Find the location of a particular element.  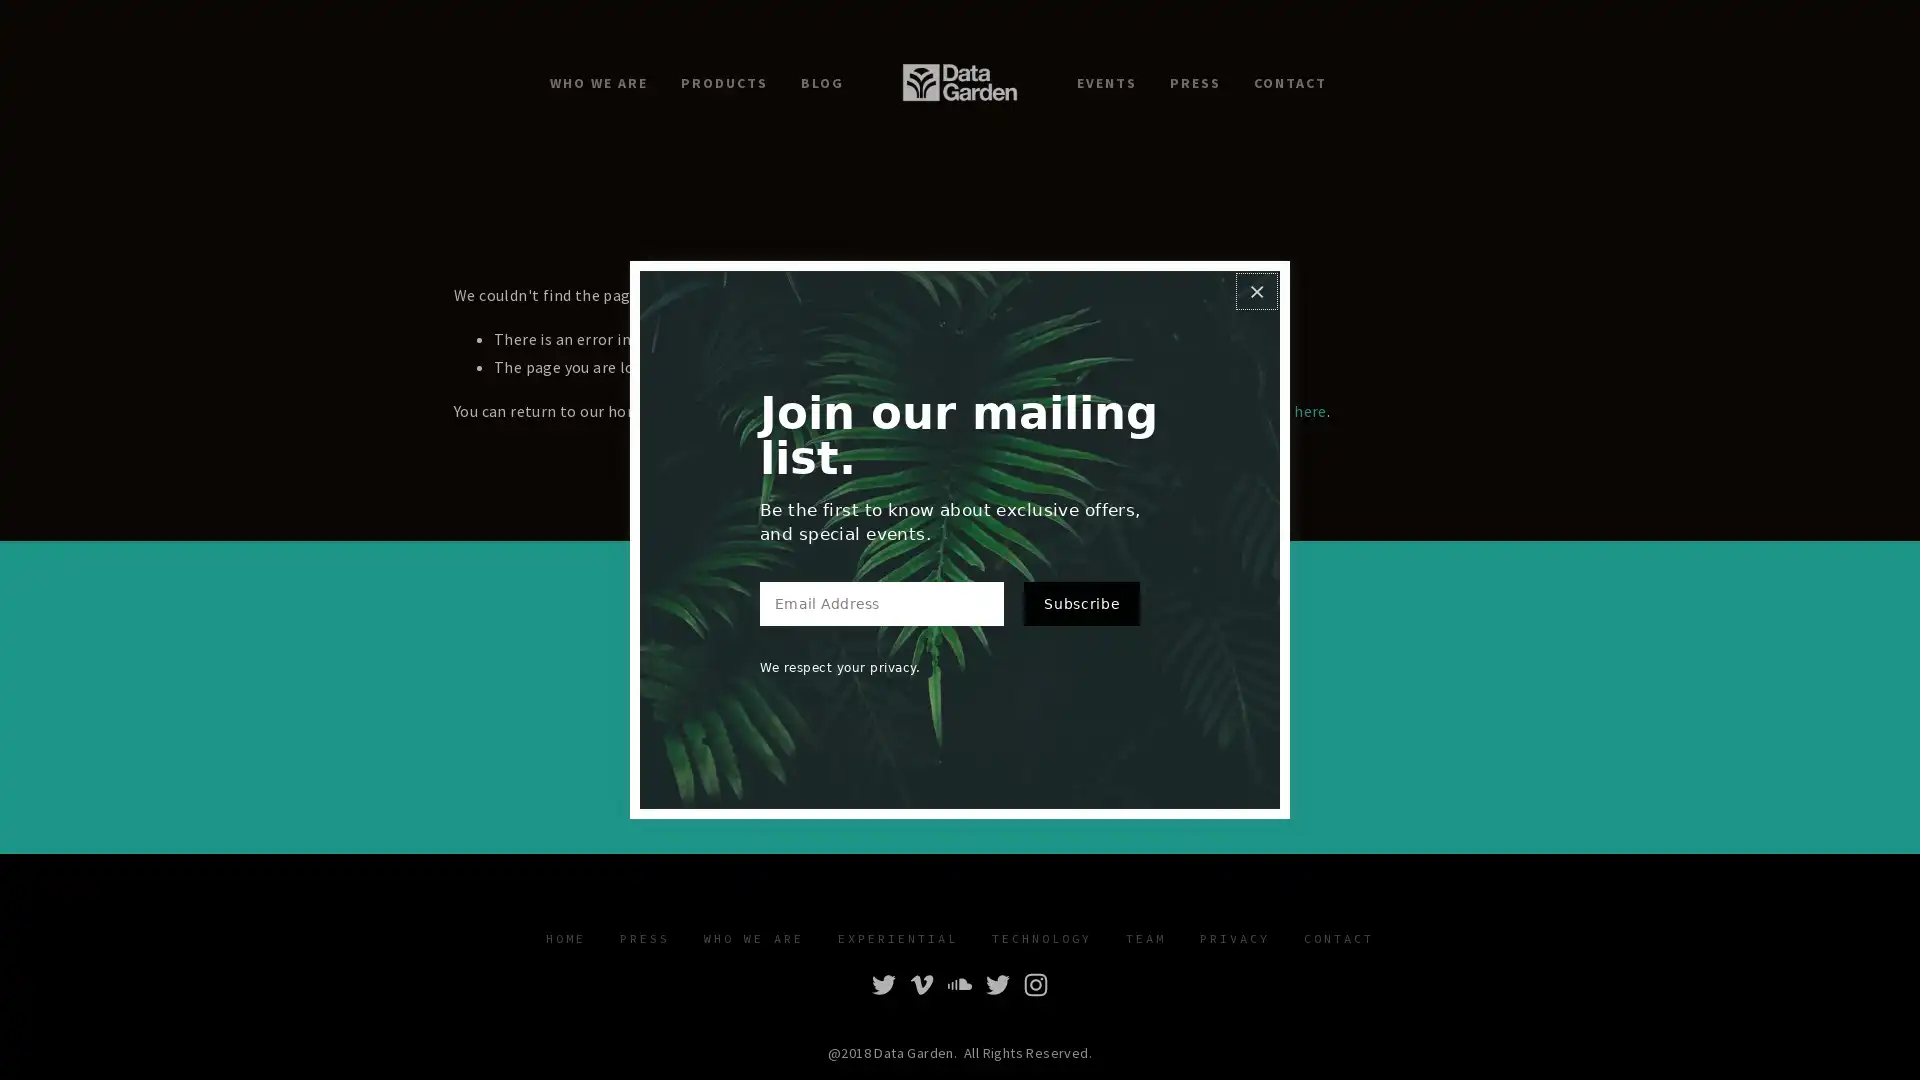

Close is located at coordinates (1255, 277).